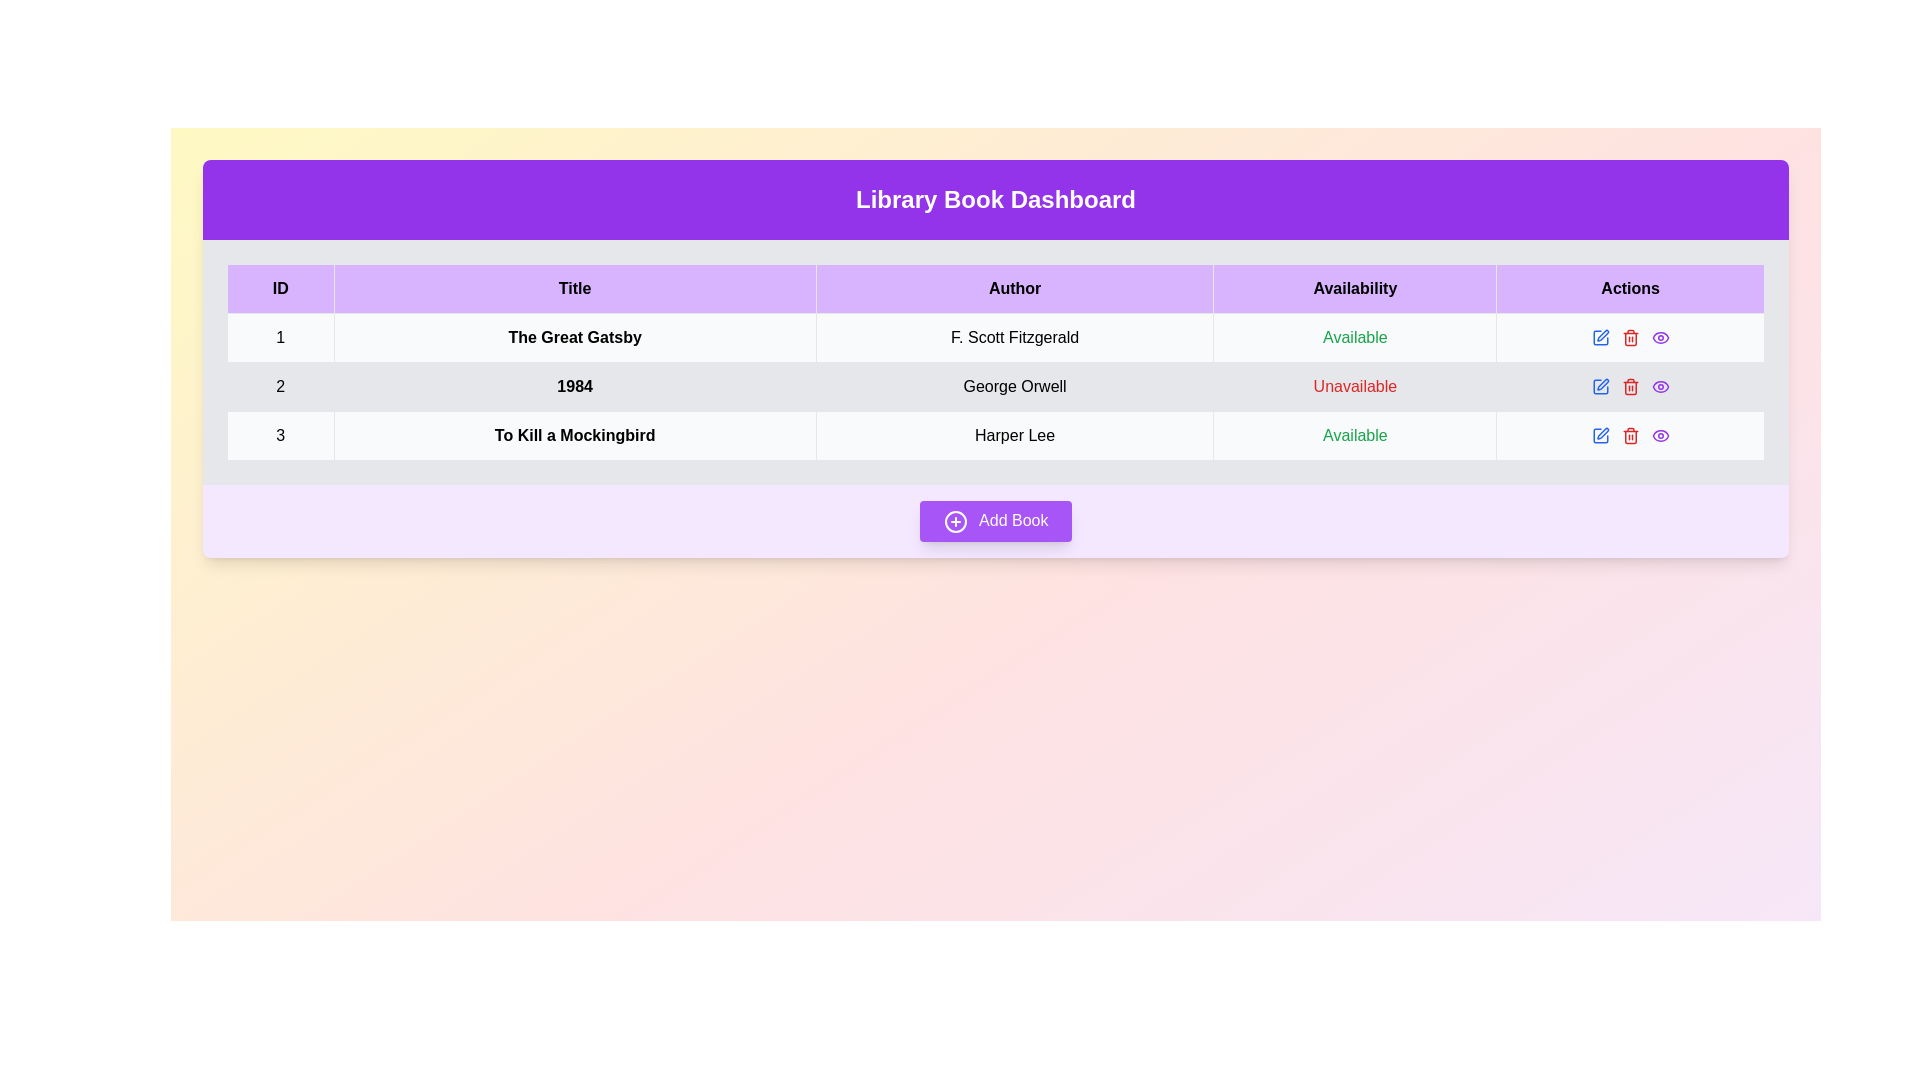 The image size is (1920, 1080). I want to click on the trash can icon located in the 'Actions' column of the third row of the table, so click(1630, 388).